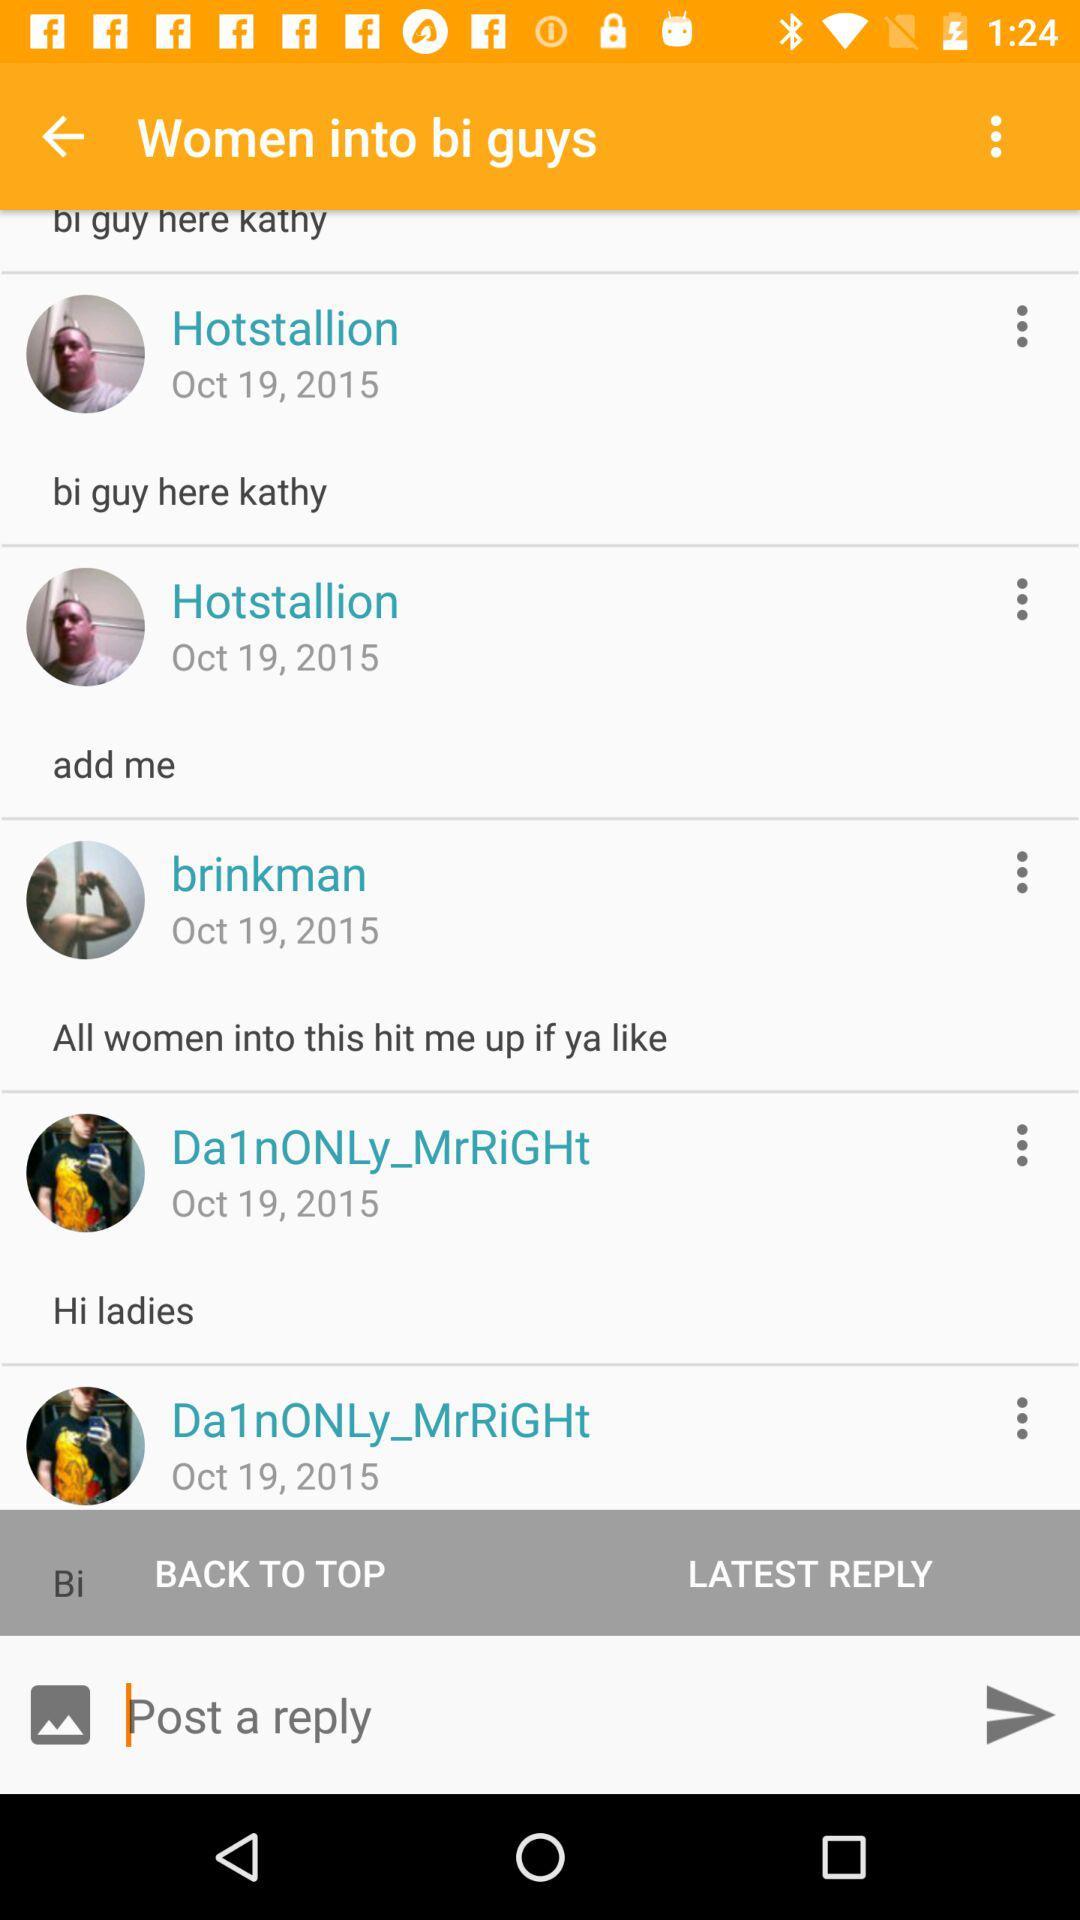  Describe the element at coordinates (540, 1713) in the screenshot. I see `write reply` at that location.